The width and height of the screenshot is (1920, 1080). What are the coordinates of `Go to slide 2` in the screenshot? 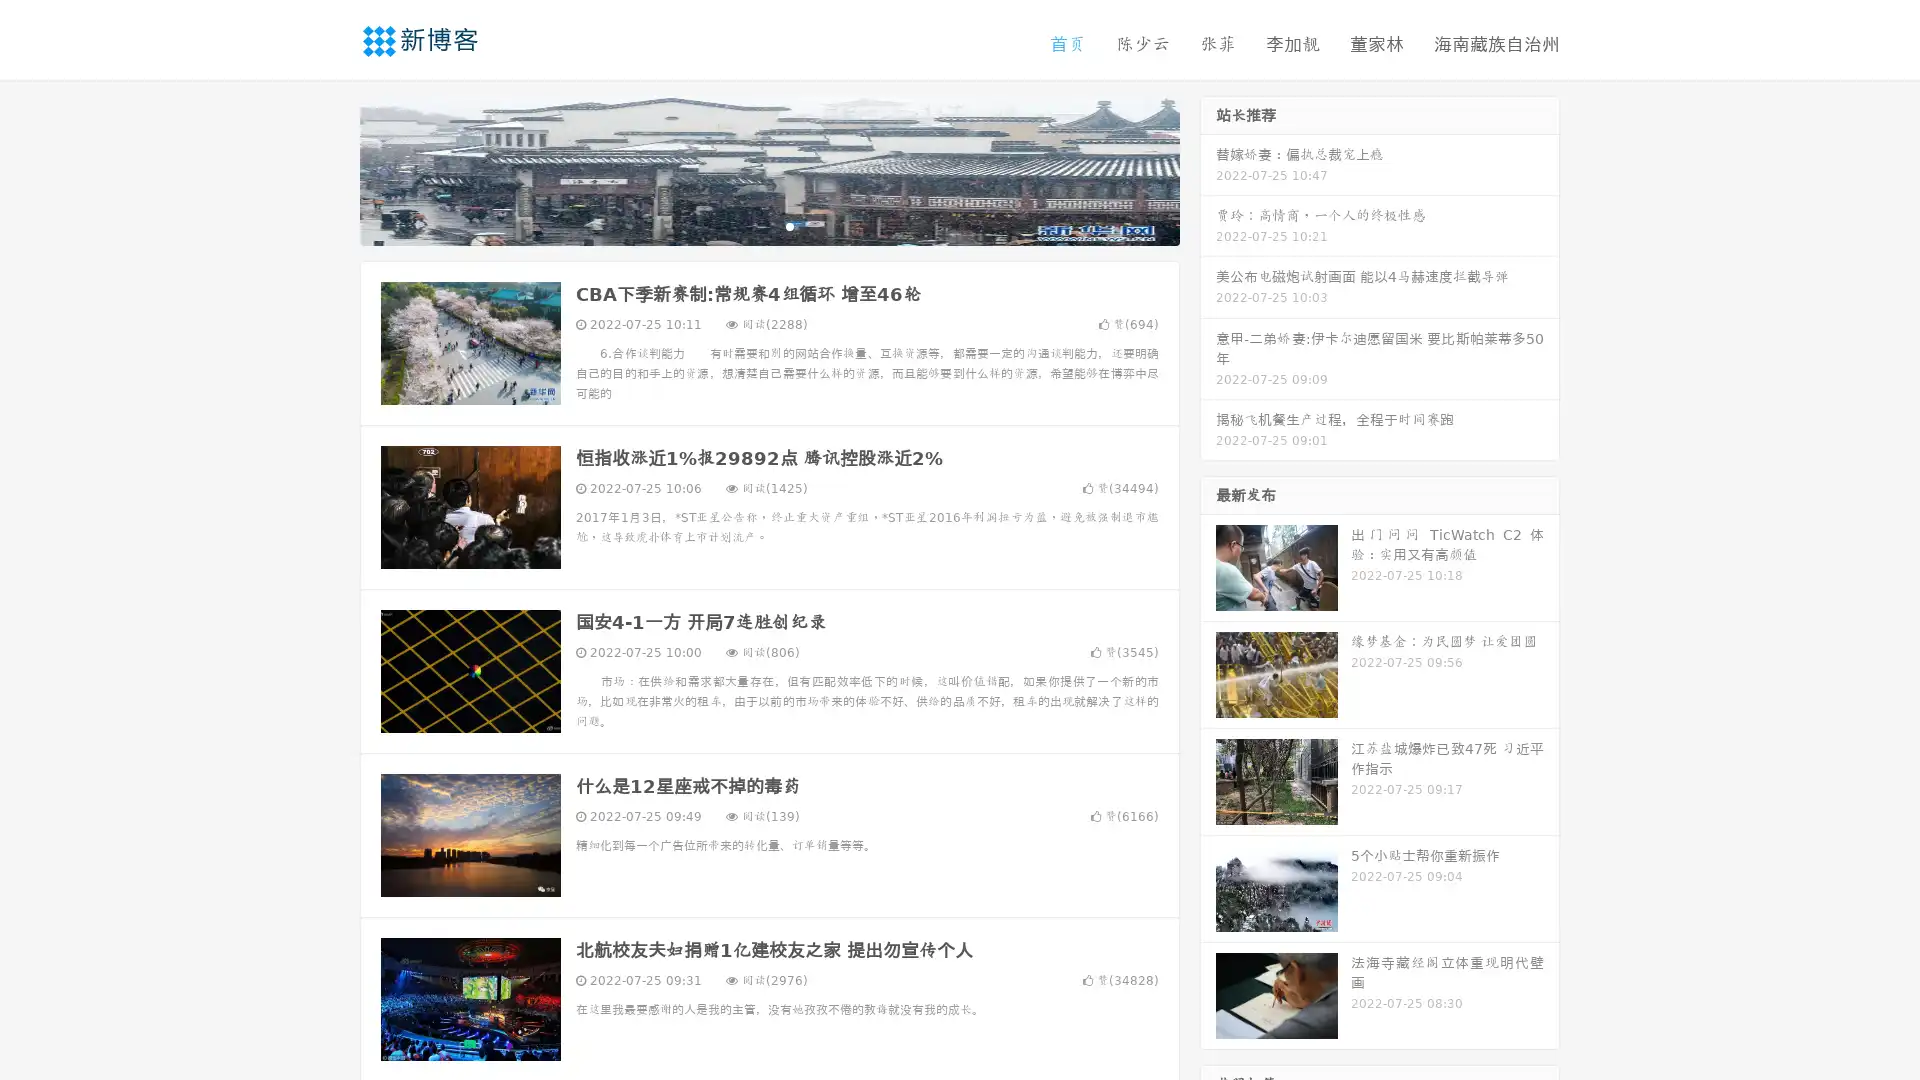 It's located at (768, 225).